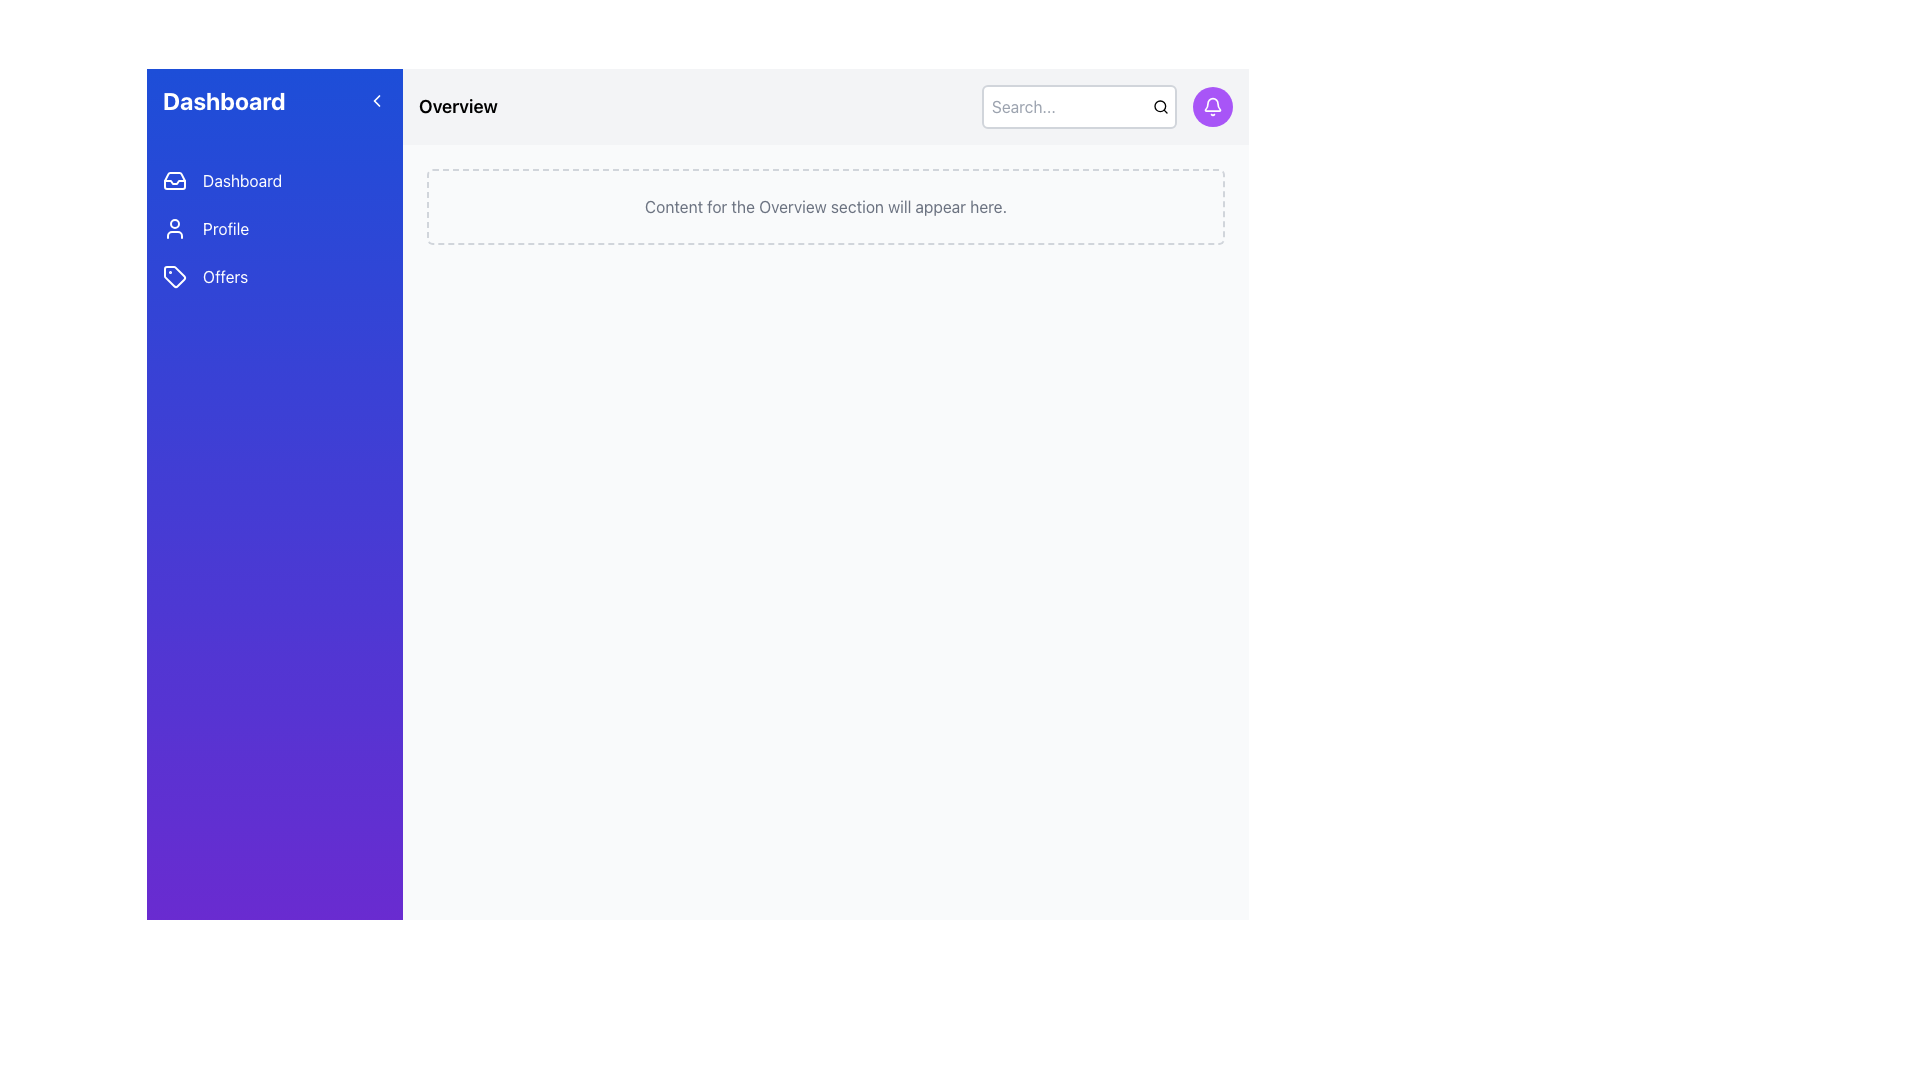 This screenshot has width=1920, height=1080. What do you see at coordinates (224, 100) in the screenshot?
I see `the bold 'Dashboard' text label located at the top of the vertical navigation bar on the left side of the interface` at bounding box center [224, 100].